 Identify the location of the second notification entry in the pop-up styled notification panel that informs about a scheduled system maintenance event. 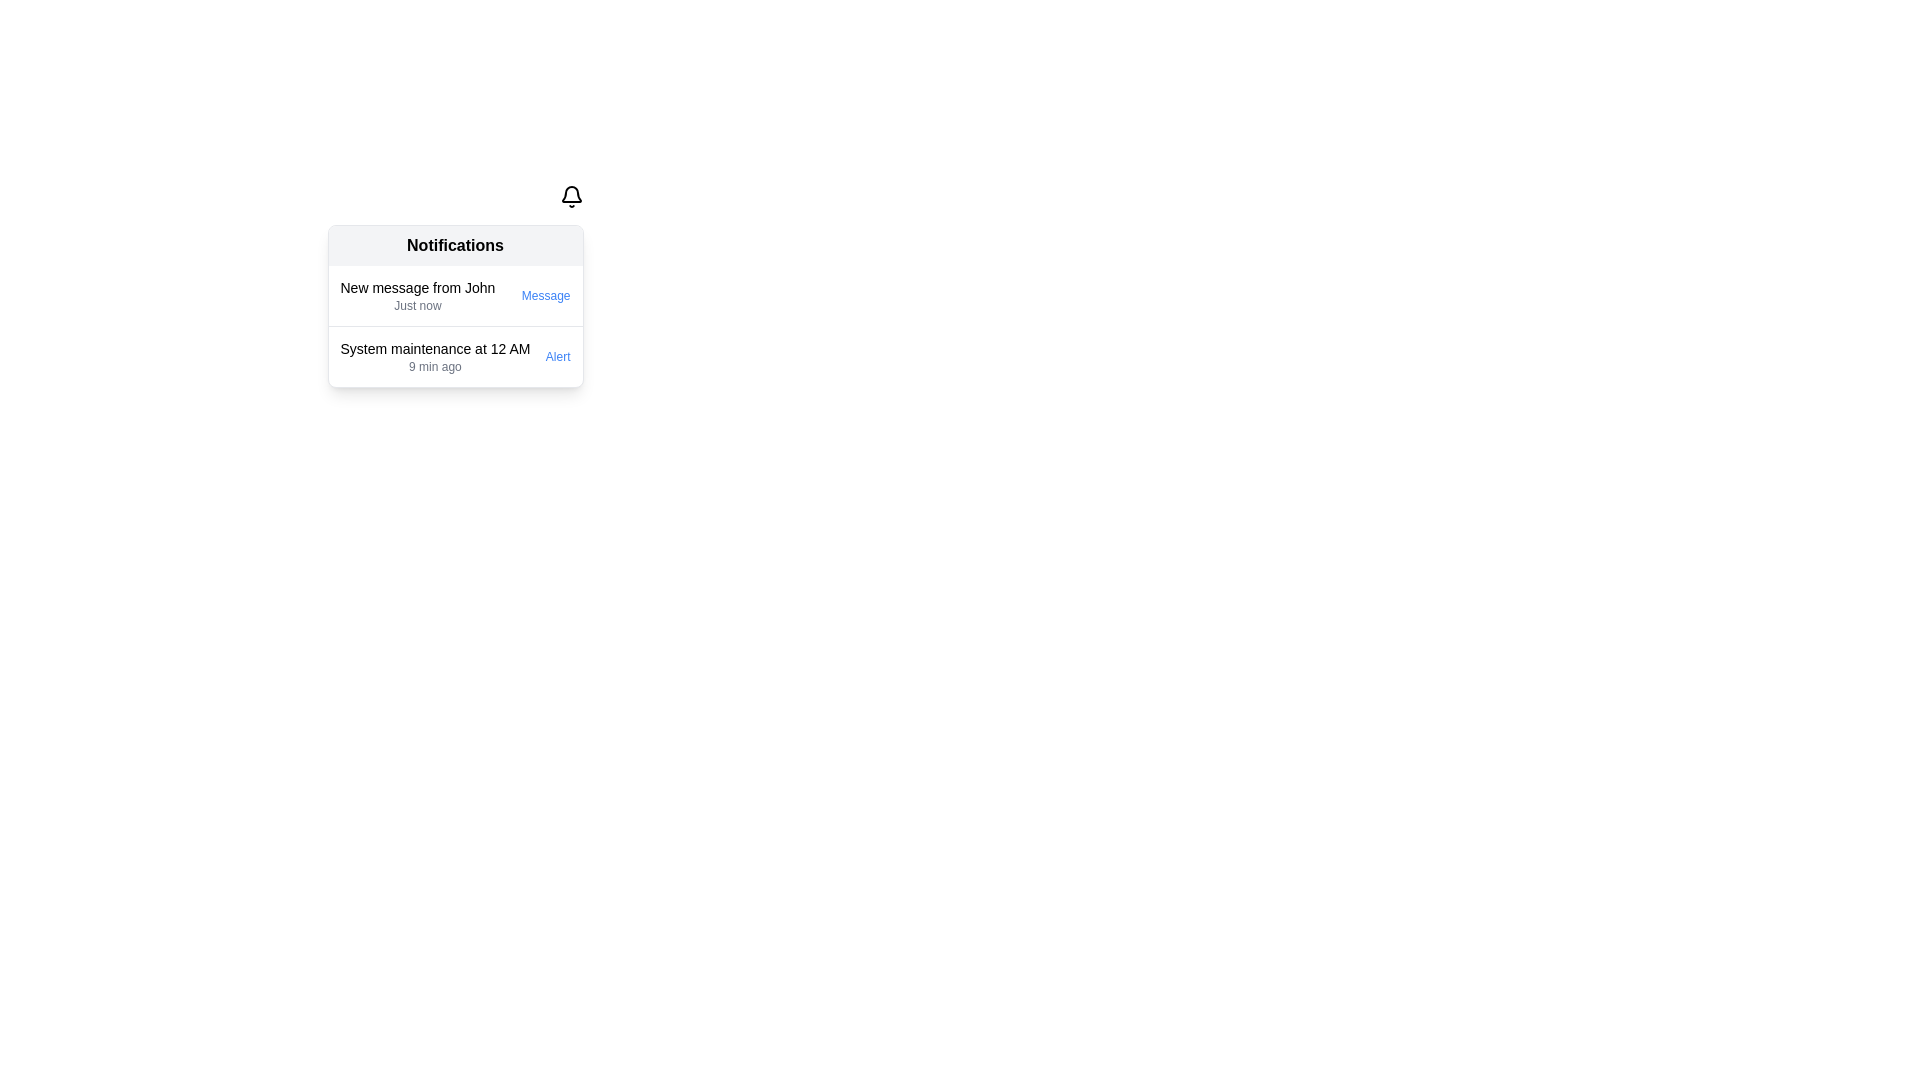
(434, 356).